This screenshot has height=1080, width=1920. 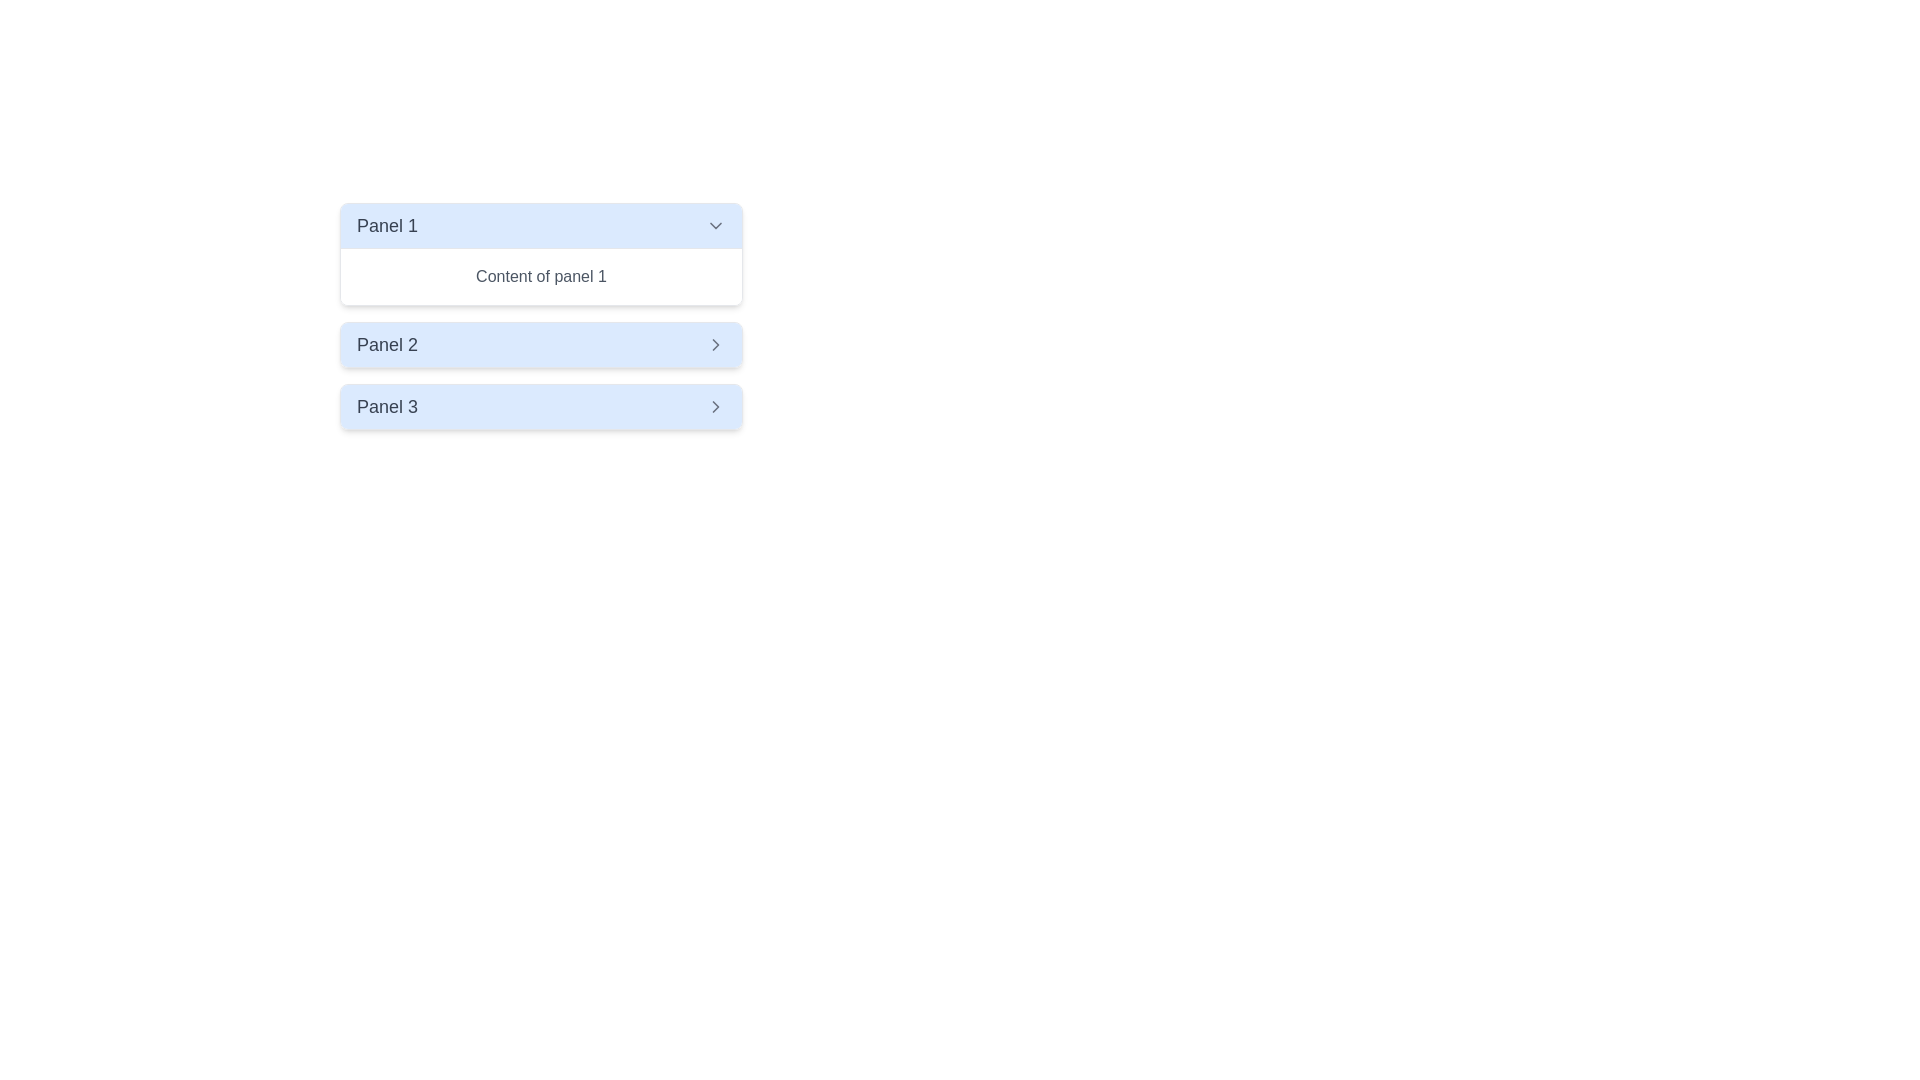 What do you see at coordinates (387, 225) in the screenshot?
I see `text label displaying 'Panel 1', which is styled in bold grey font and is part of the first panel's header` at bounding box center [387, 225].